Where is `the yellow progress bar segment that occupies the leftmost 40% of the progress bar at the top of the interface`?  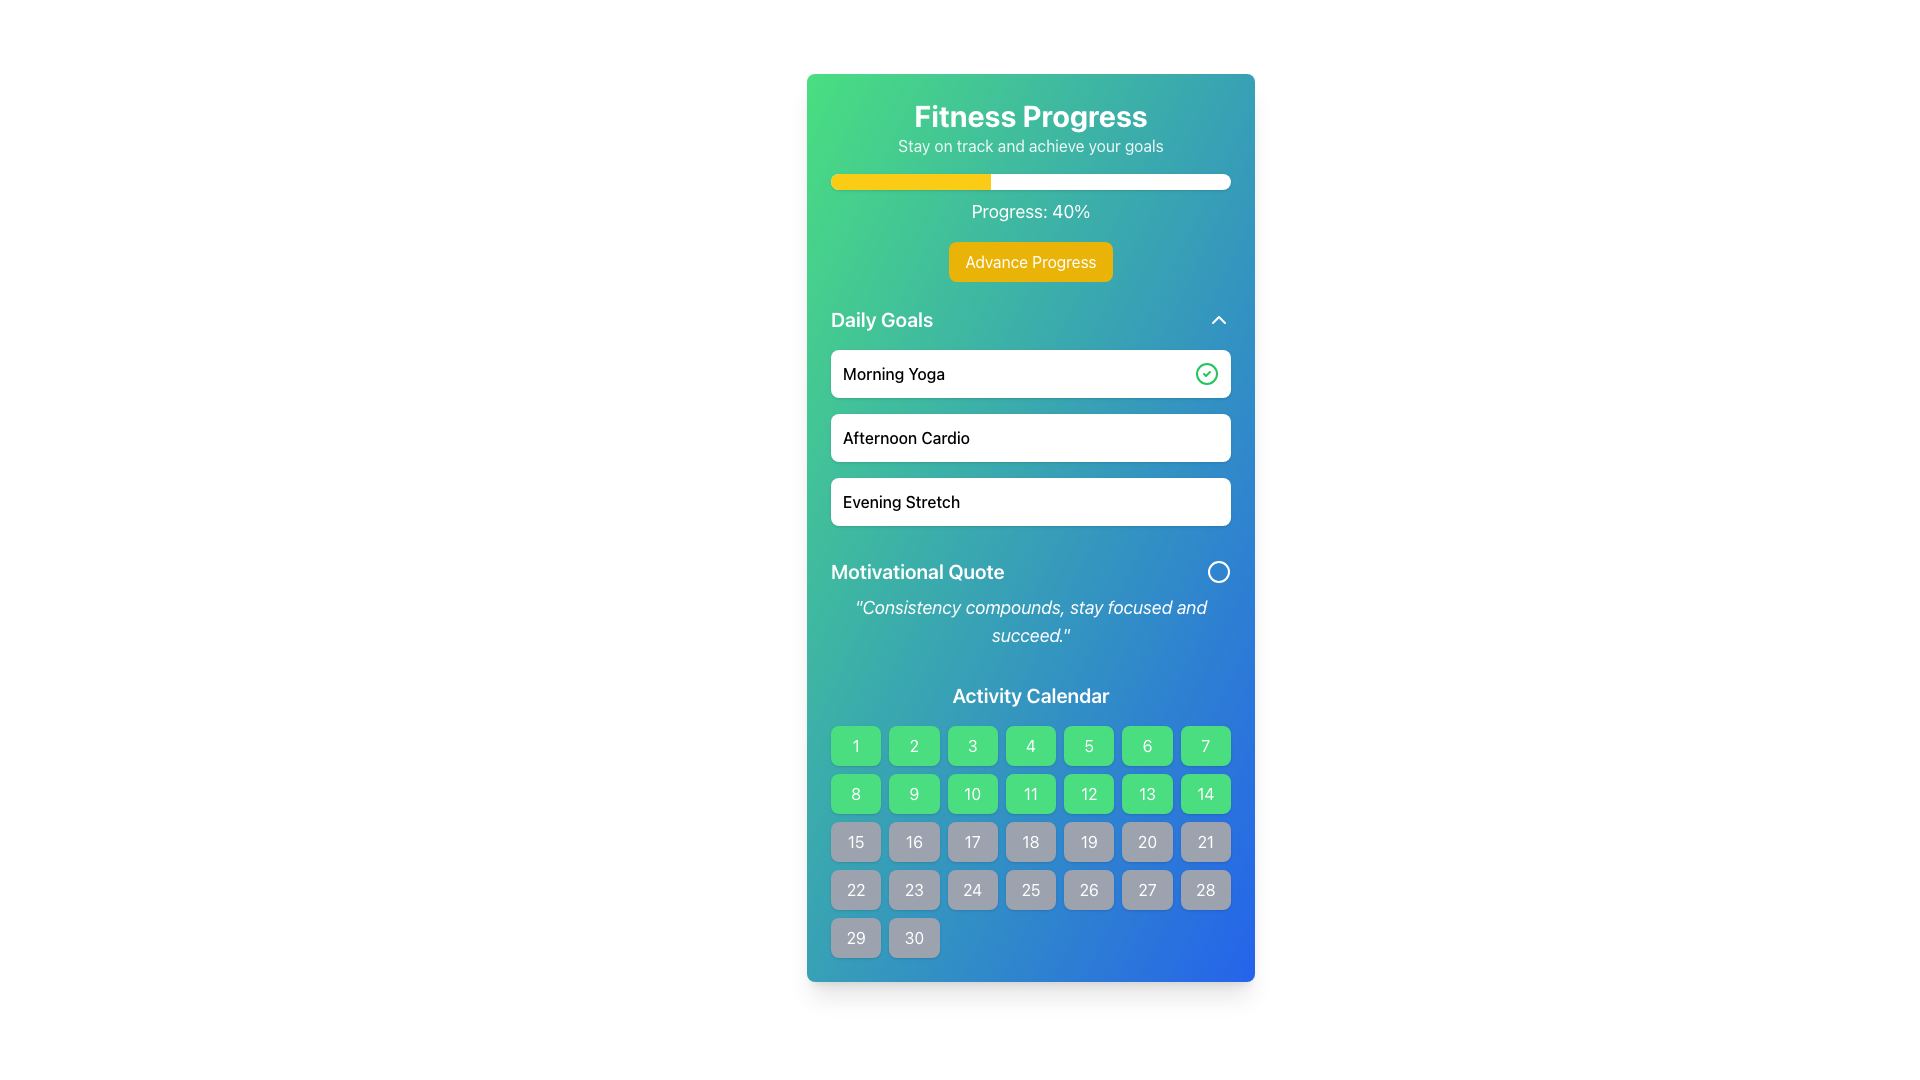 the yellow progress bar segment that occupies the leftmost 40% of the progress bar at the top of the interface is located at coordinates (910, 181).